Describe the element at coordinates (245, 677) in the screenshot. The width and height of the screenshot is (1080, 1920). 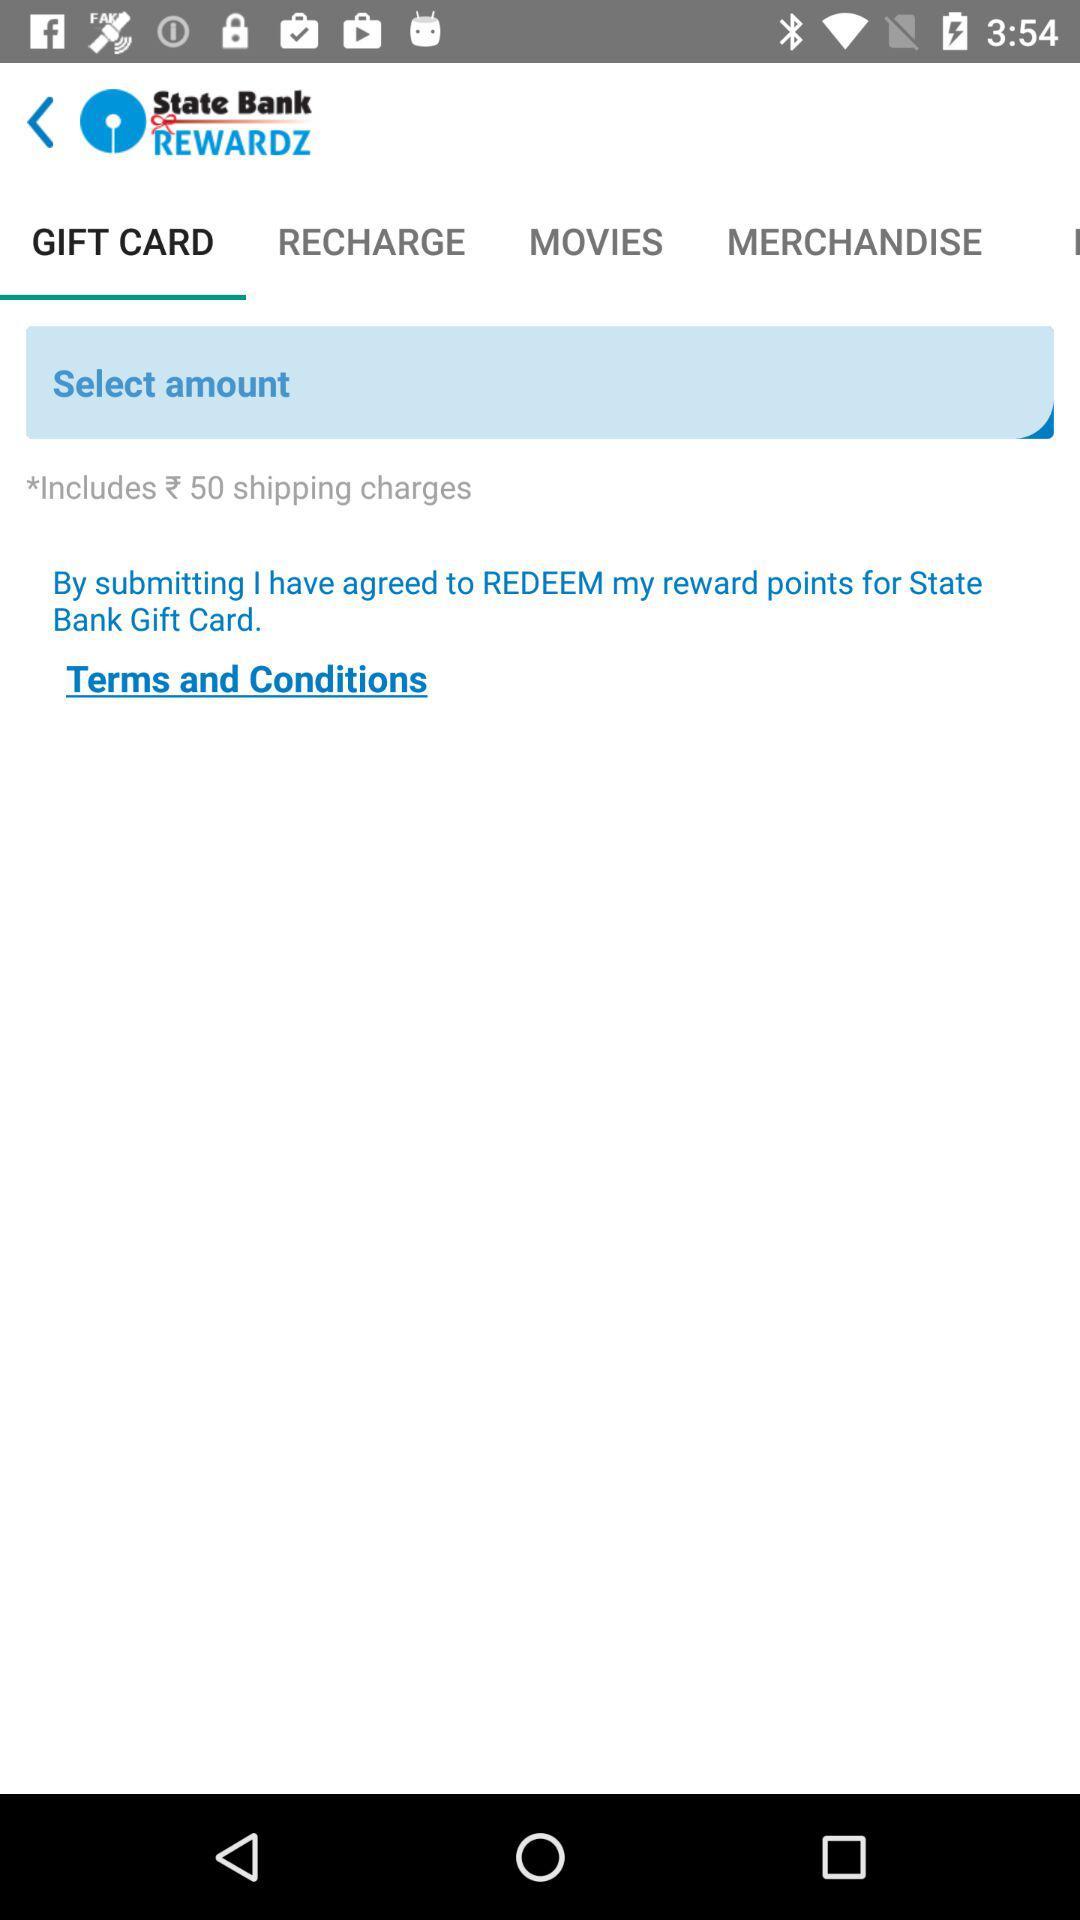
I see `the item on the left` at that location.